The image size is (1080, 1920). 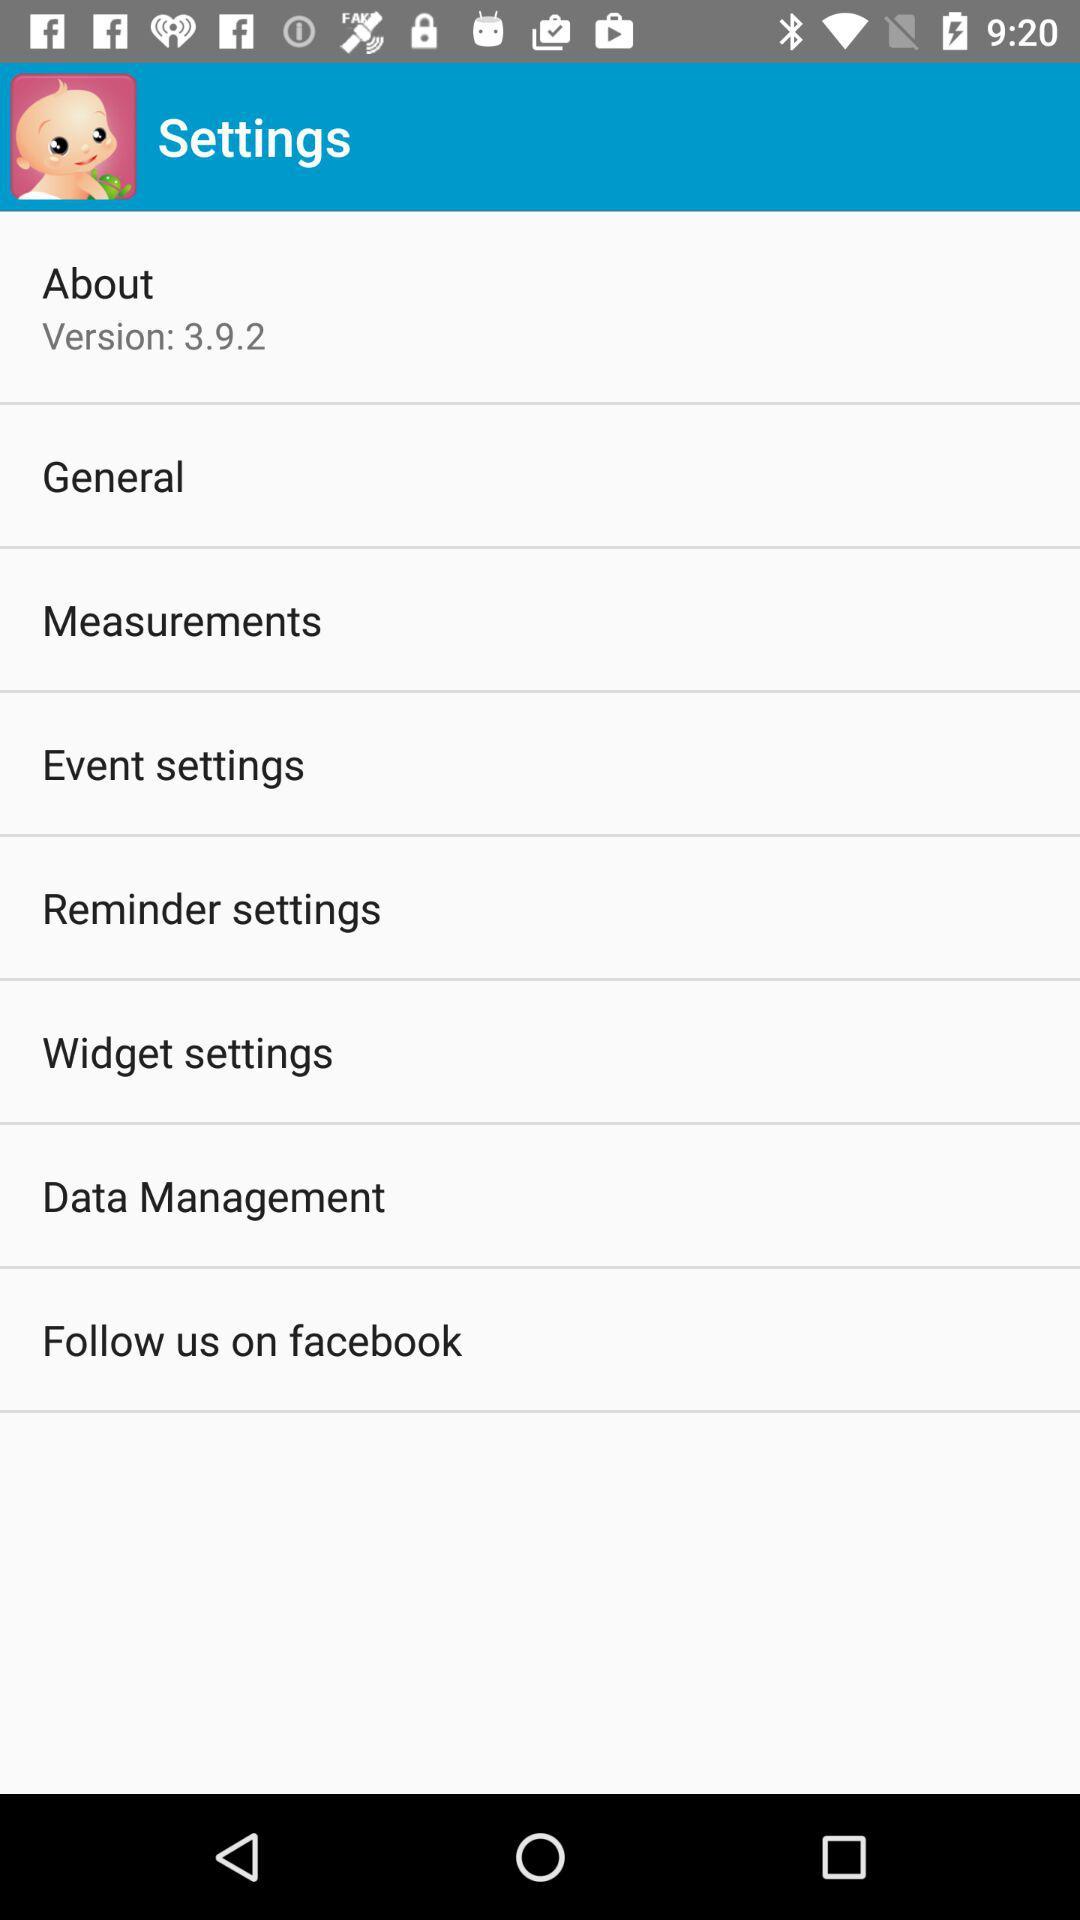 I want to click on follow us on icon, so click(x=250, y=1339).